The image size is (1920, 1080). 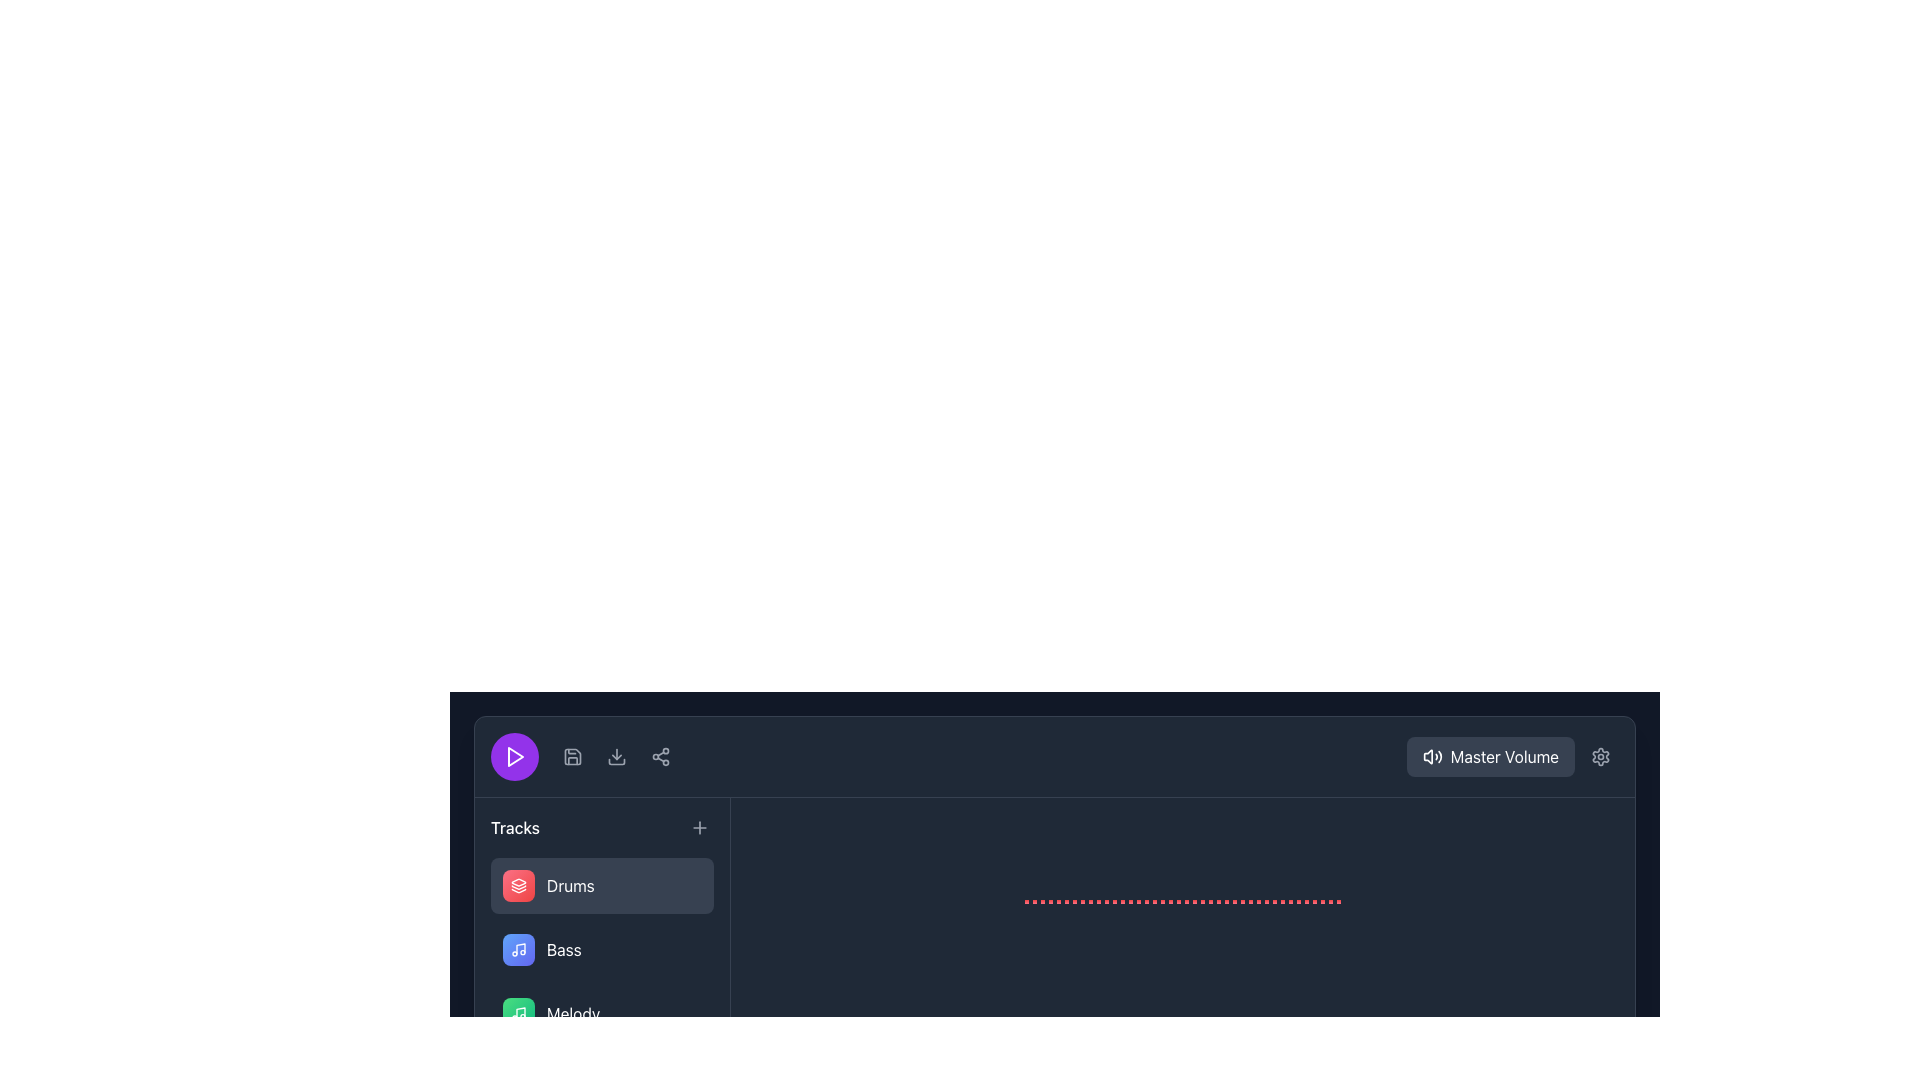 What do you see at coordinates (1427, 756) in the screenshot?
I see `the leftmost component of the visual audio control representation within the volume control icon group` at bounding box center [1427, 756].